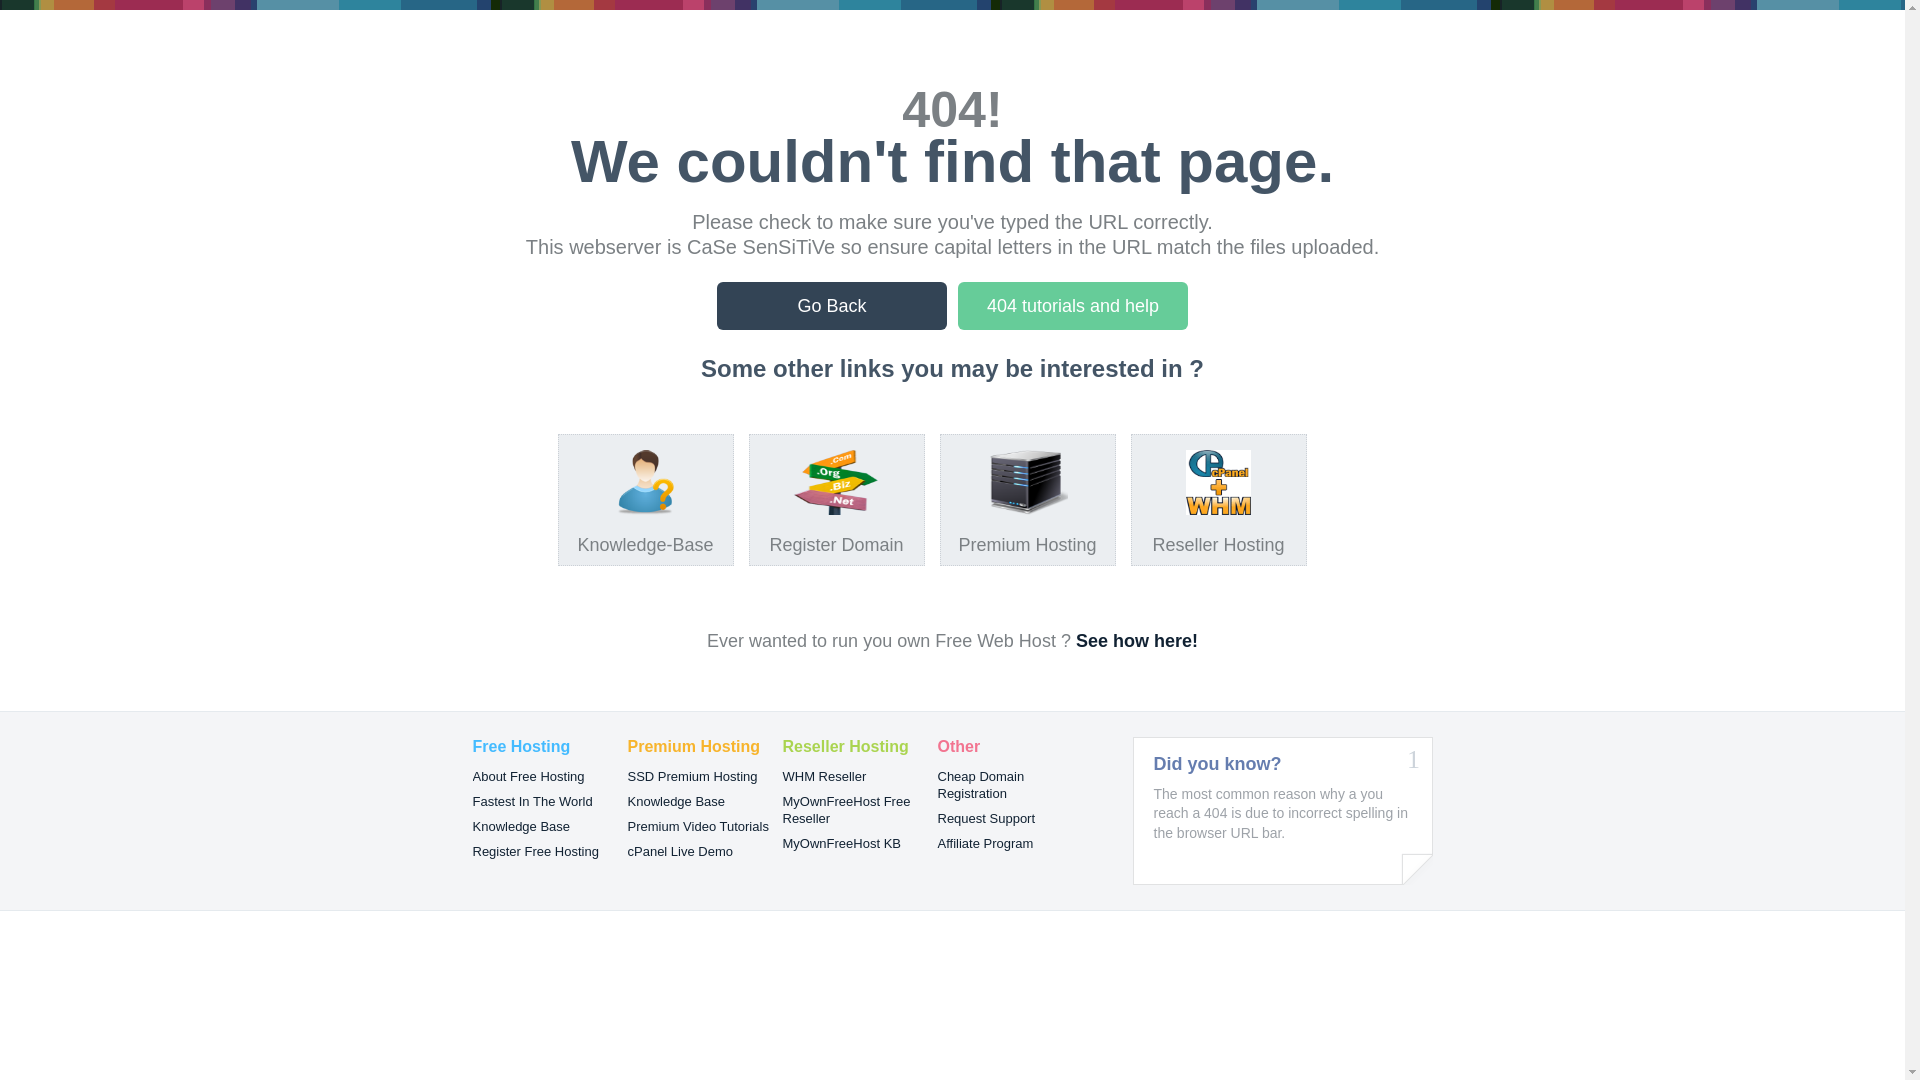 The height and width of the screenshot is (1080, 1920). I want to click on 'Register Free Hosting', so click(470, 851).